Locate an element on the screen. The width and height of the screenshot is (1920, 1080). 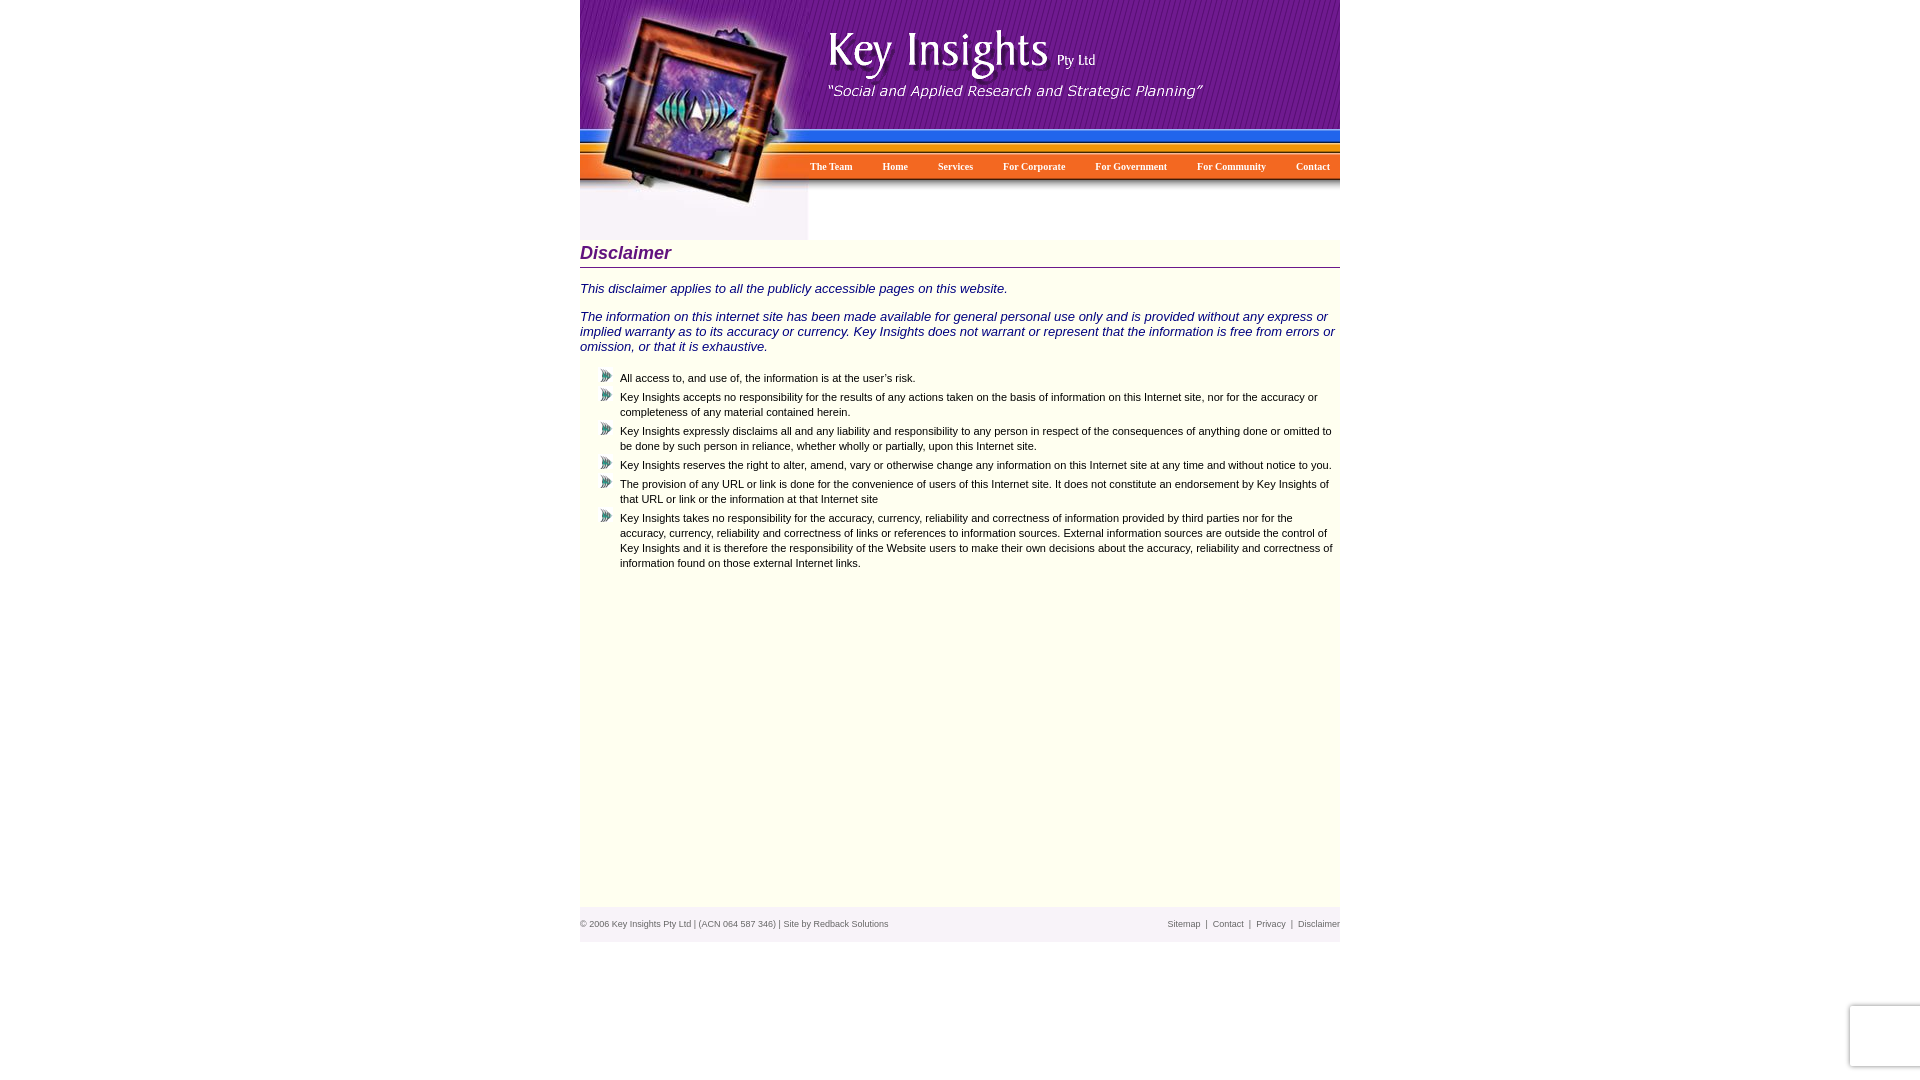
'For Corporate' is located at coordinates (1033, 164).